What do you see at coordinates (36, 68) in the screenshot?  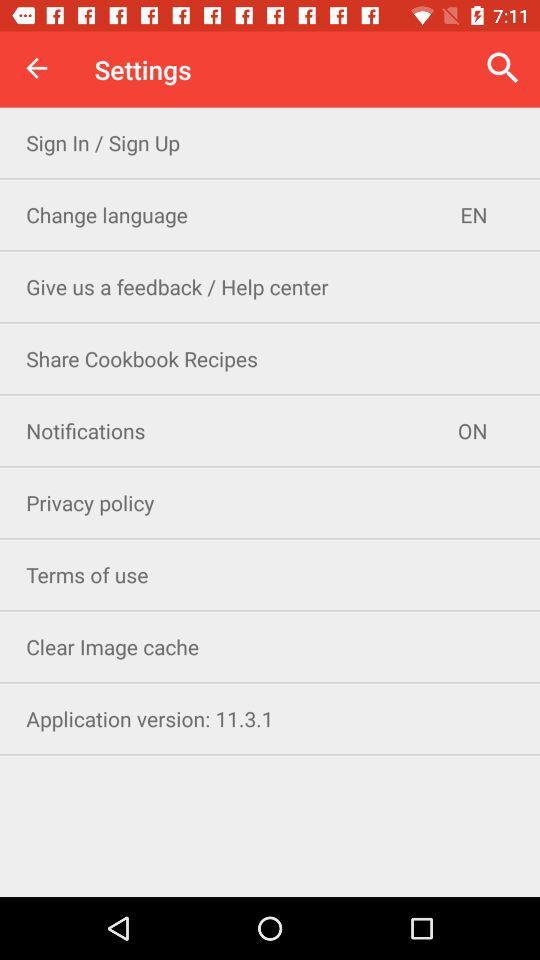 I see `the item to the left of the settings` at bounding box center [36, 68].